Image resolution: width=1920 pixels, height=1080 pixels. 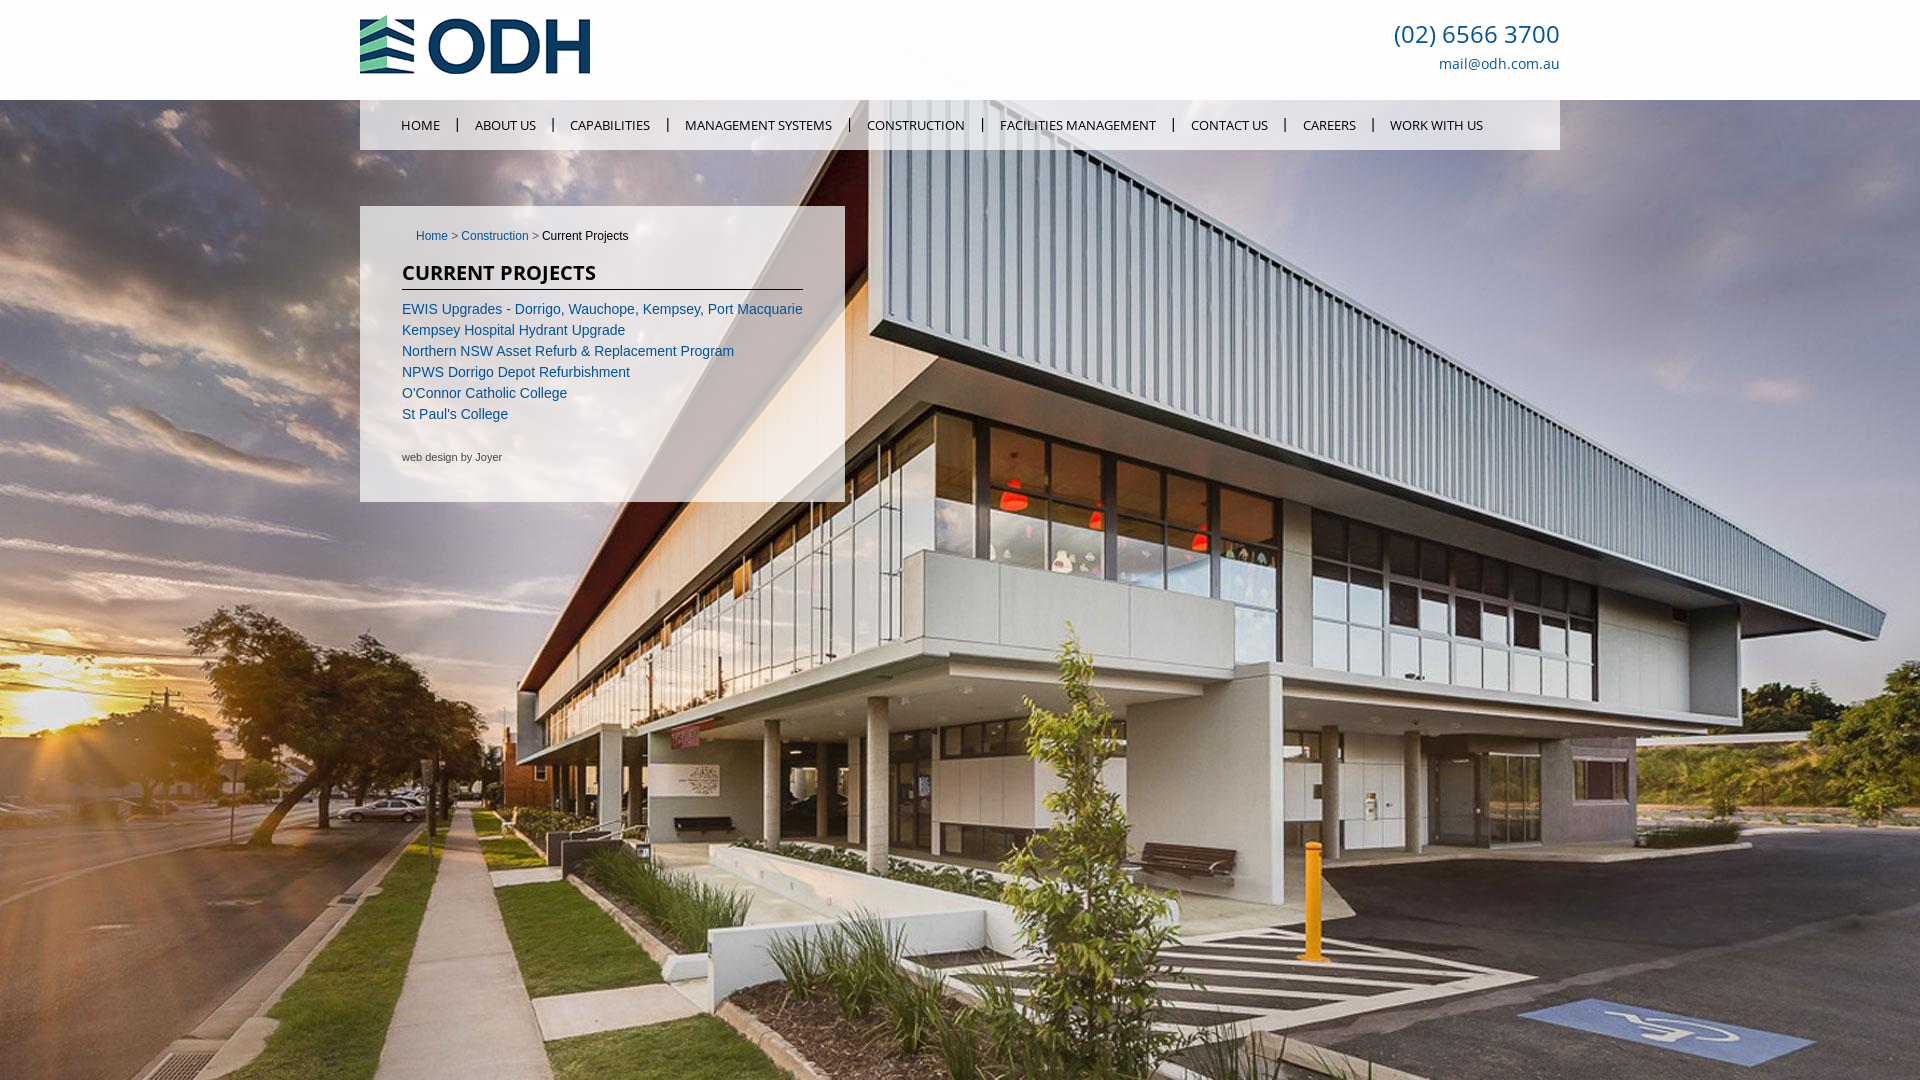 I want to click on 'CAREERS', so click(x=1329, y=124).